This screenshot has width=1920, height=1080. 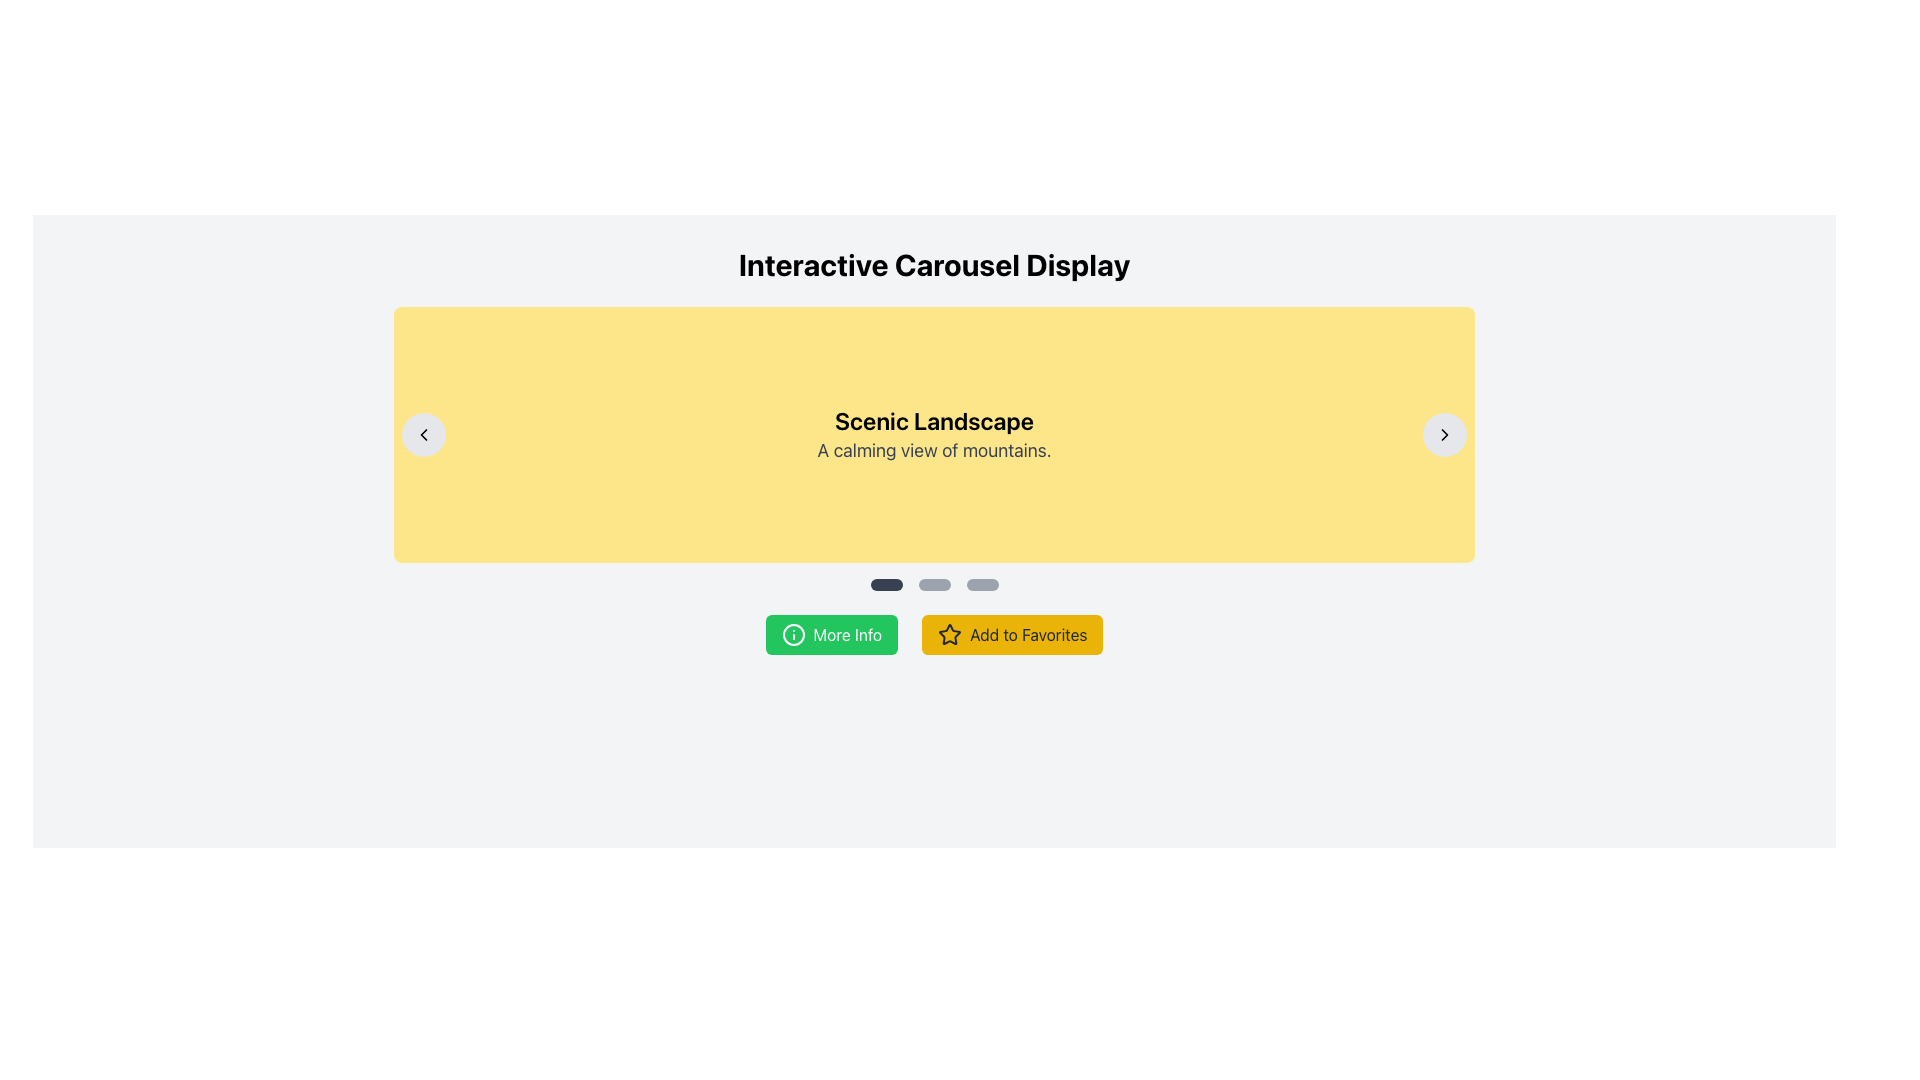 I want to click on the 'Add to Favorites' button, which is a rectangular button with a yellow background and a star icon, so click(x=1012, y=635).